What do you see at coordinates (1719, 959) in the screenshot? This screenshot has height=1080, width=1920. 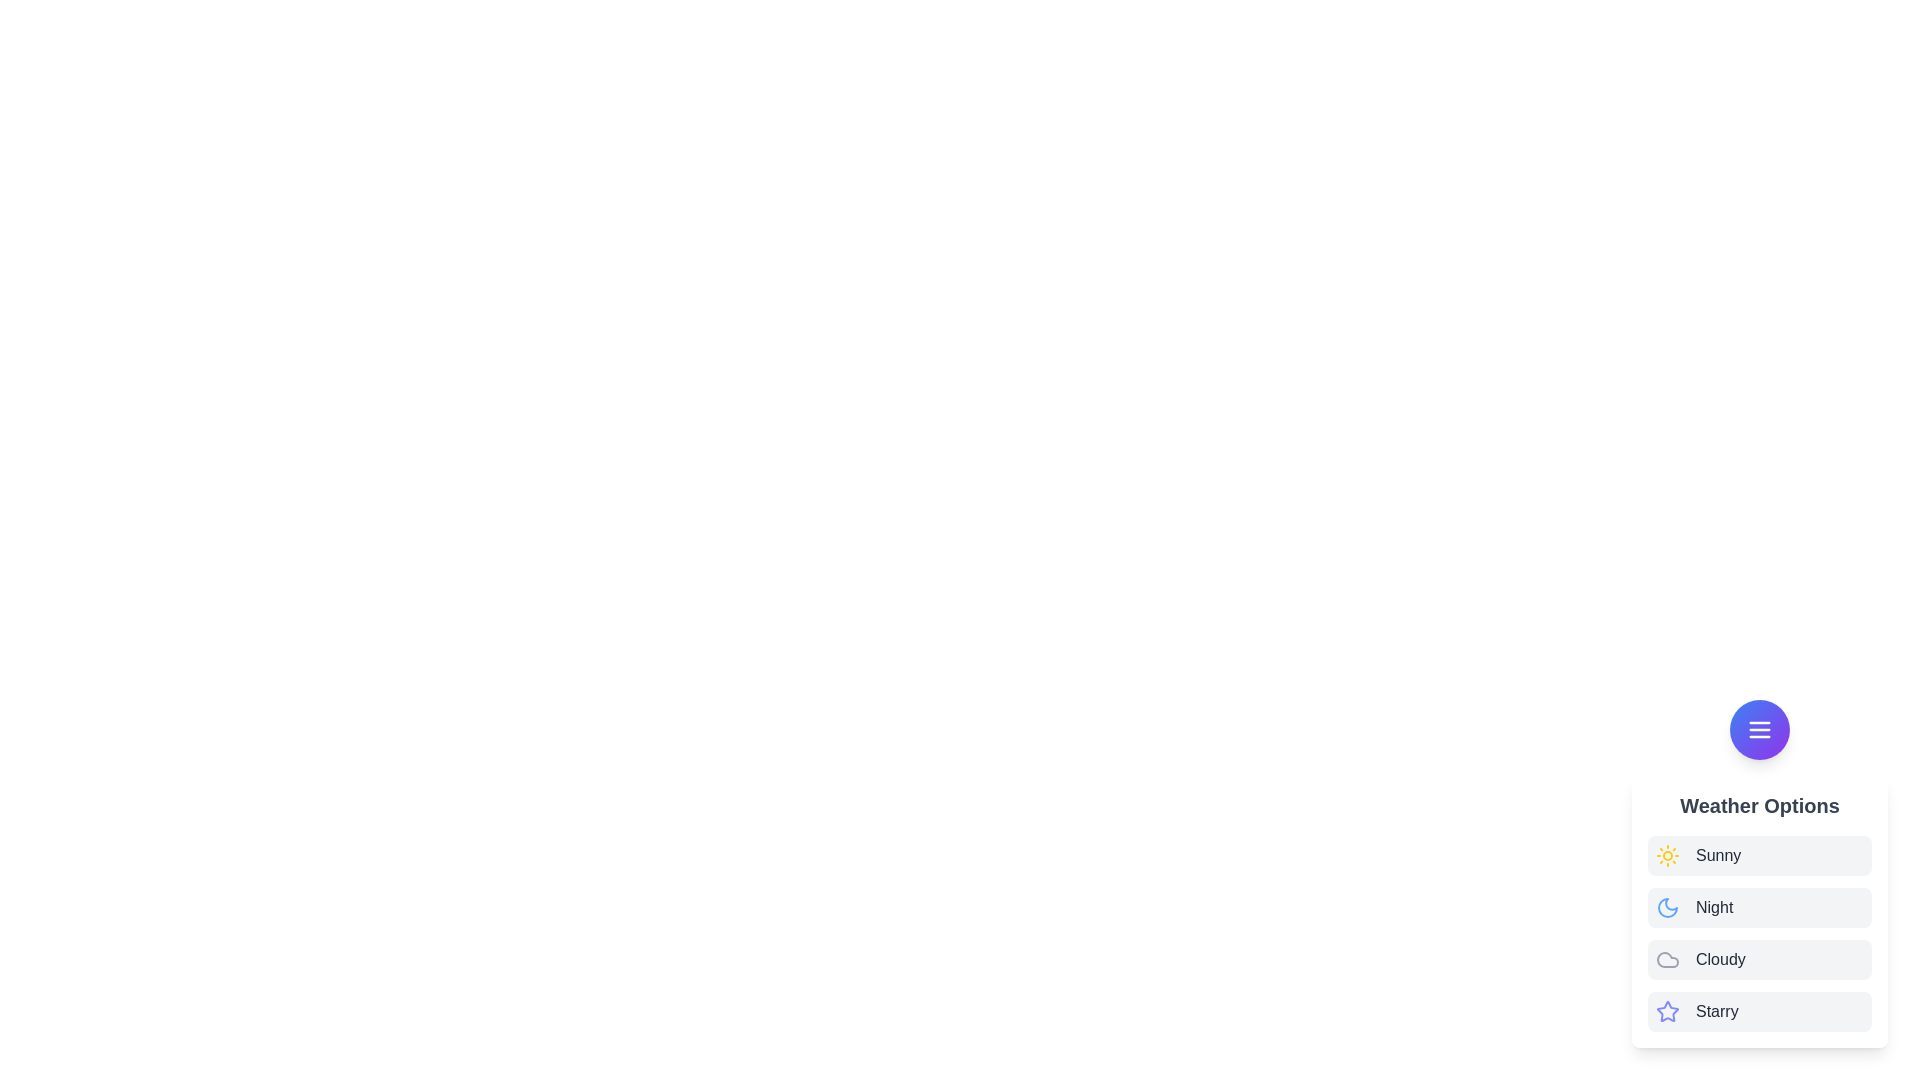 I see `the weather option labeled Cloudy` at bounding box center [1719, 959].